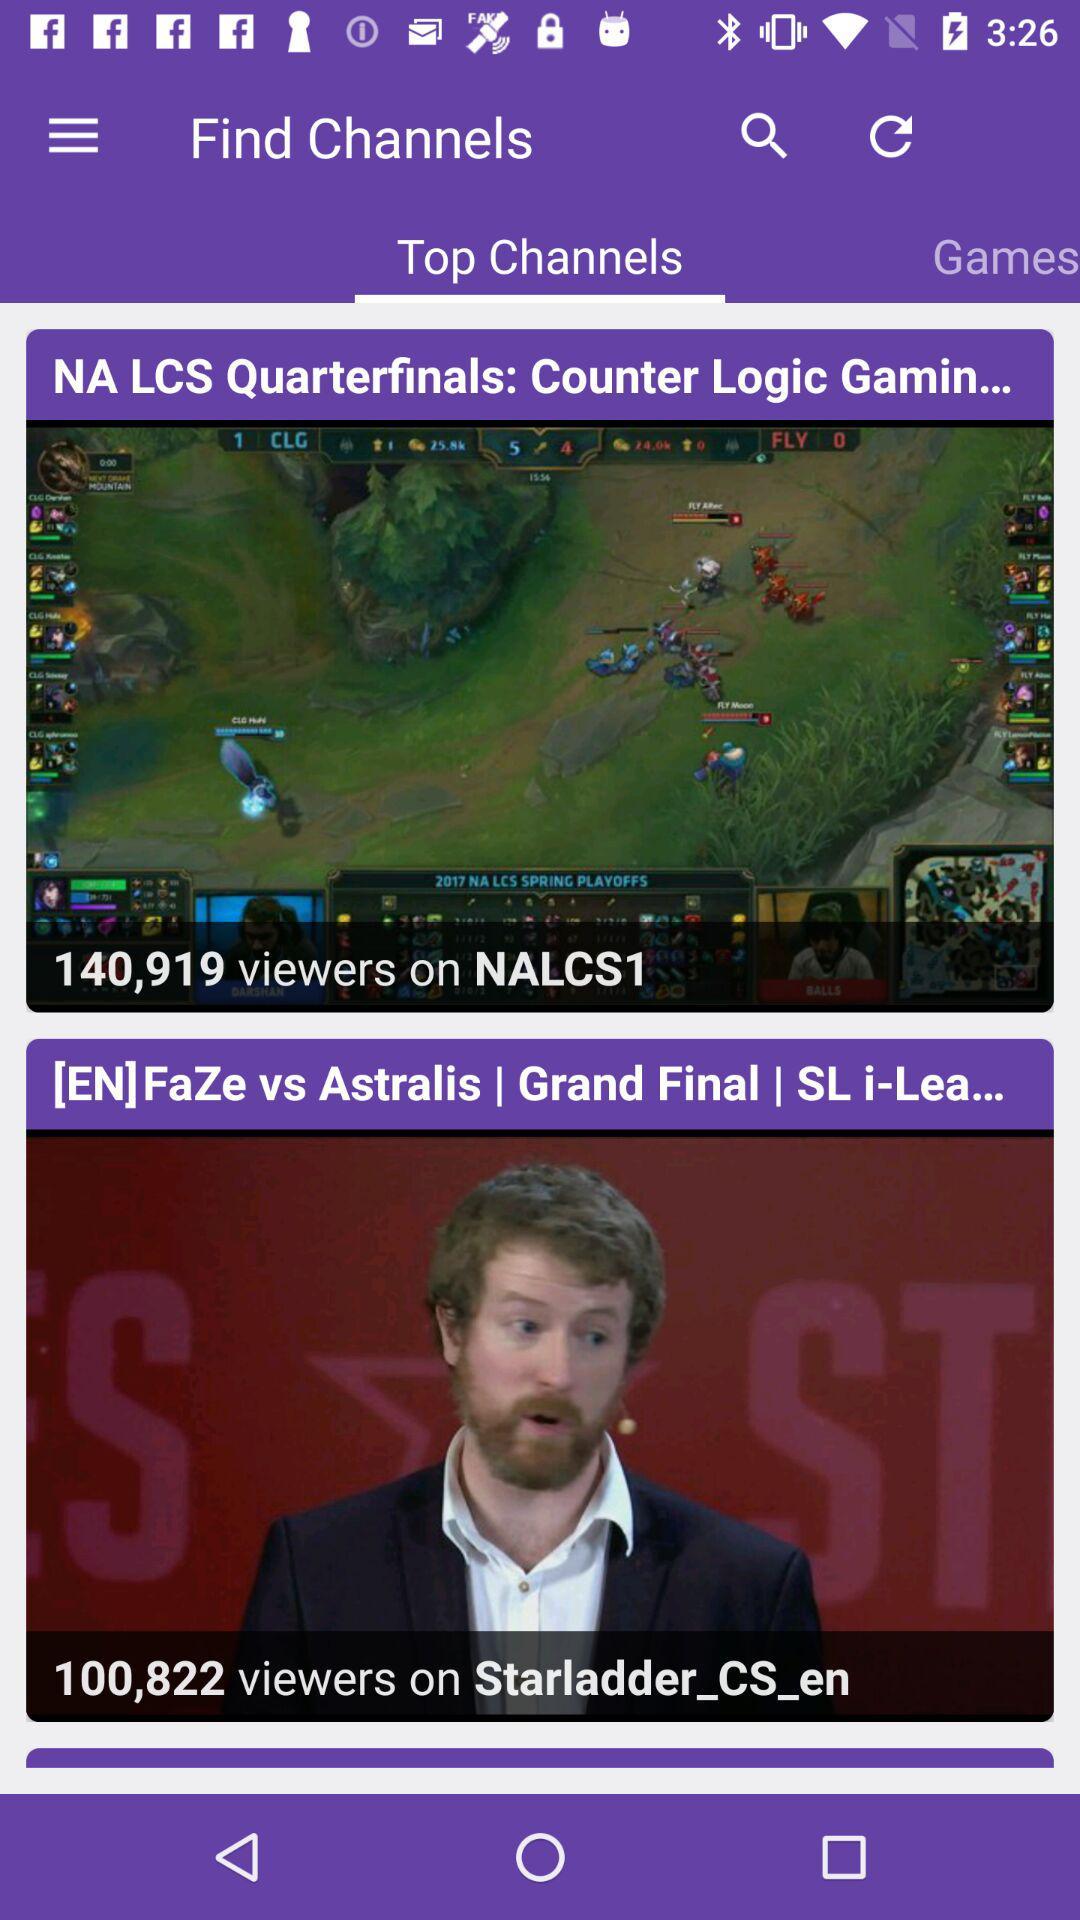 This screenshot has width=1080, height=1920. Describe the element at coordinates (890, 136) in the screenshot. I see `the option which is above the games` at that location.